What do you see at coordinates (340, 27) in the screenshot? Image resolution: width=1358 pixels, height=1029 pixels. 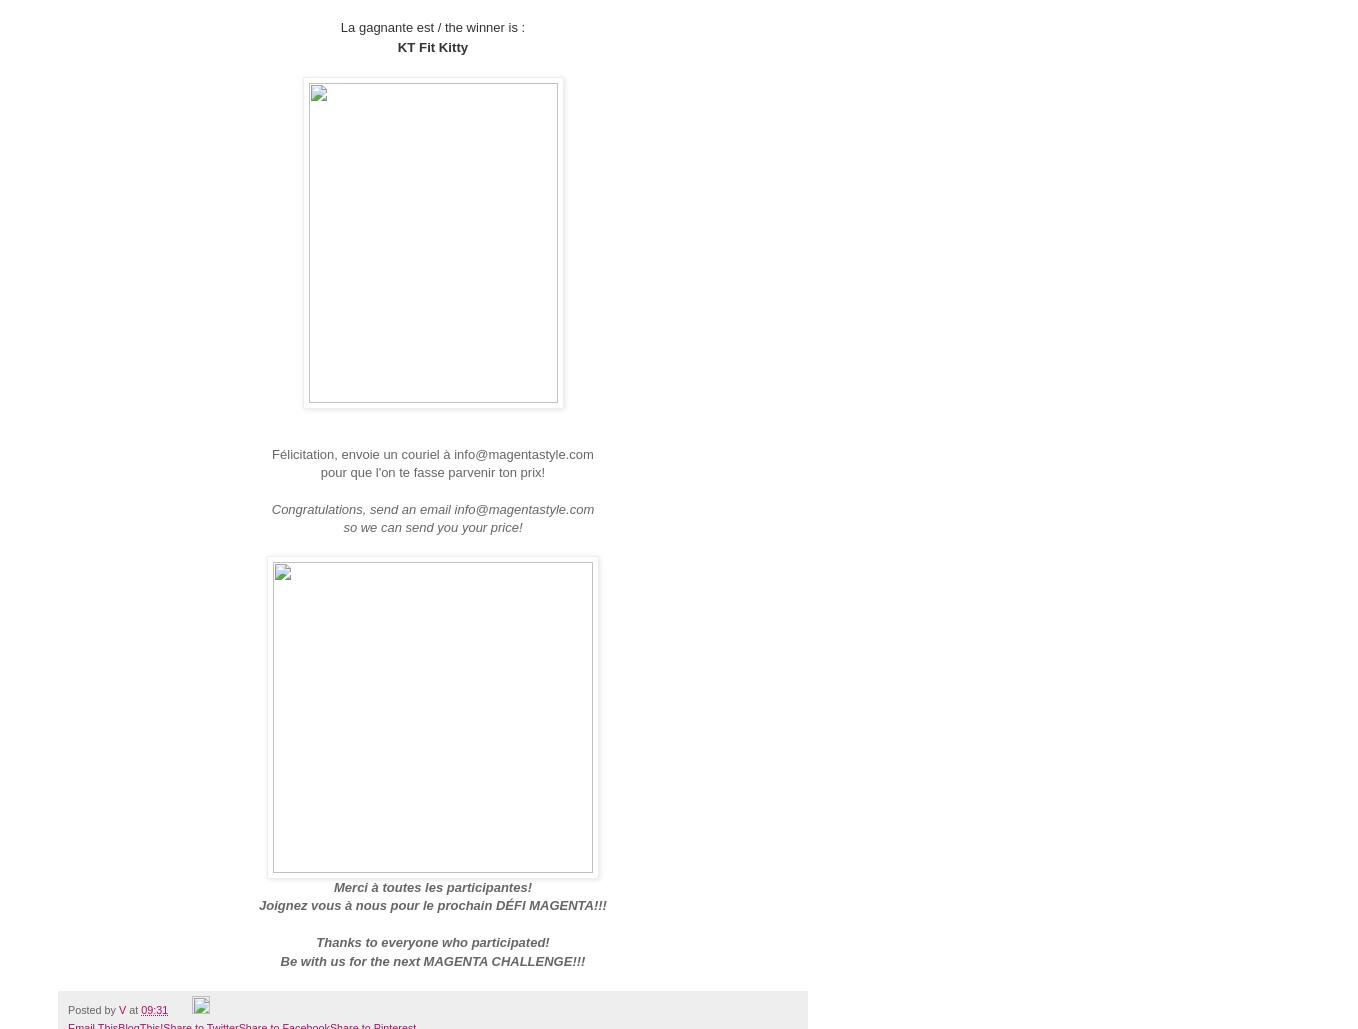 I see `'La gagnante est / the winner is :'` at bounding box center [340, 27].